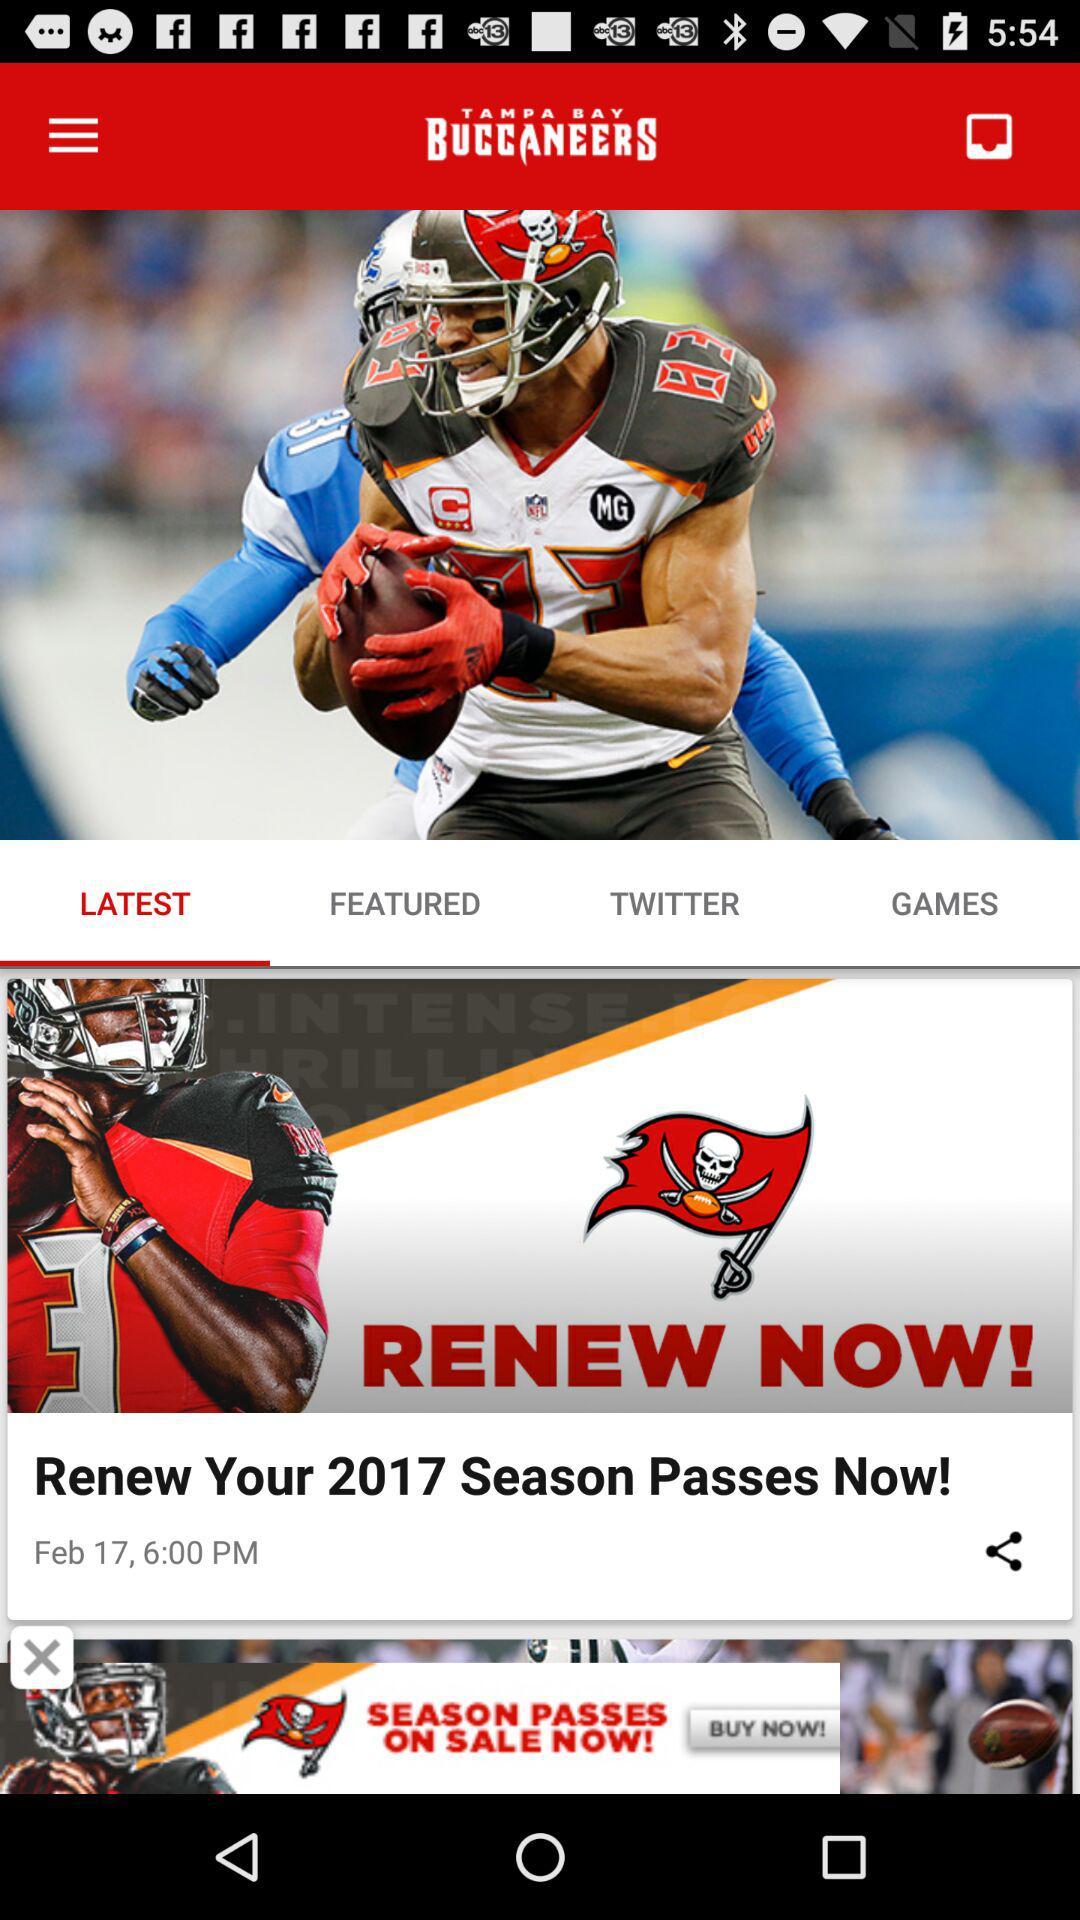  Describe the element at coordinates (72, 135) in the screenshot. I see `item at the top left corner` at that location.